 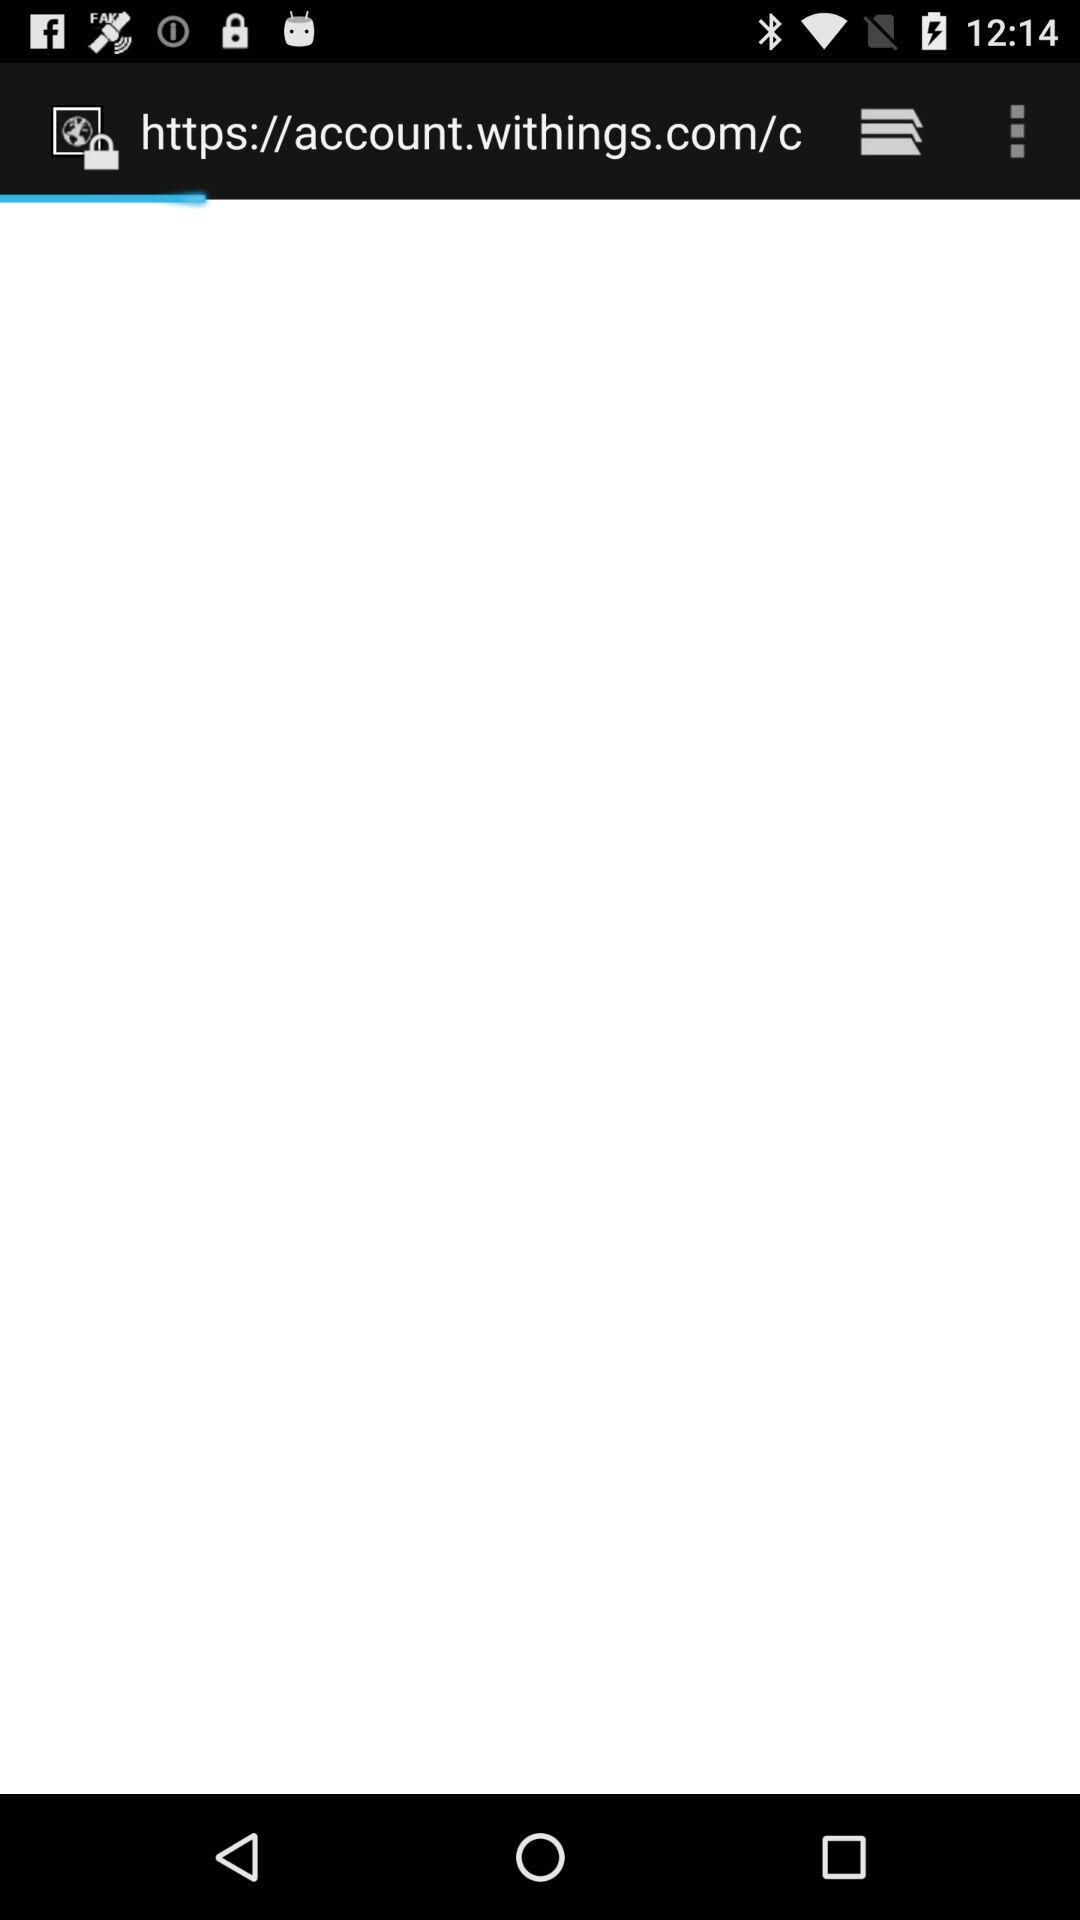 I want to click on icon at the center, so click(x=540, y=996).